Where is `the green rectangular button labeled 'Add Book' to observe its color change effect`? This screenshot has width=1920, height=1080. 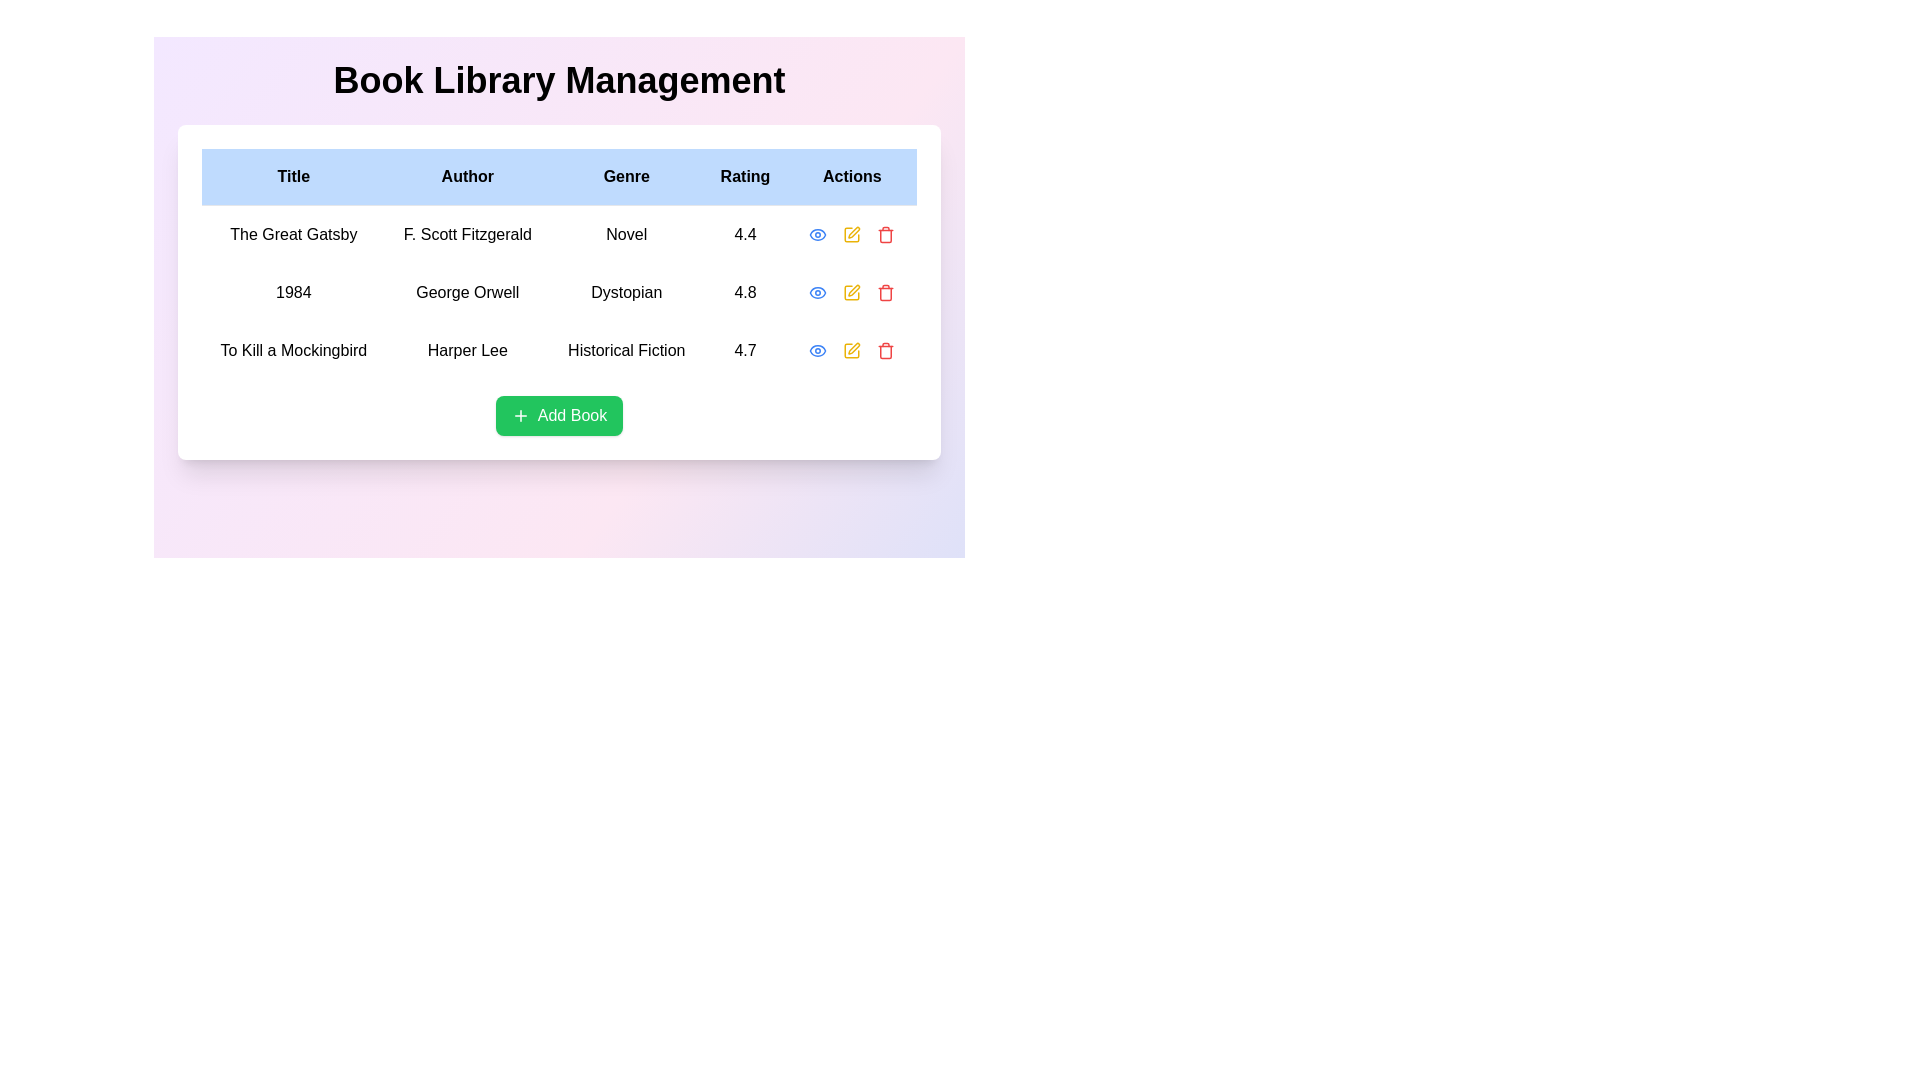
the green rectangular button labeled 'Add Book' to observe its color change effect is located at coordinates (559, 415).